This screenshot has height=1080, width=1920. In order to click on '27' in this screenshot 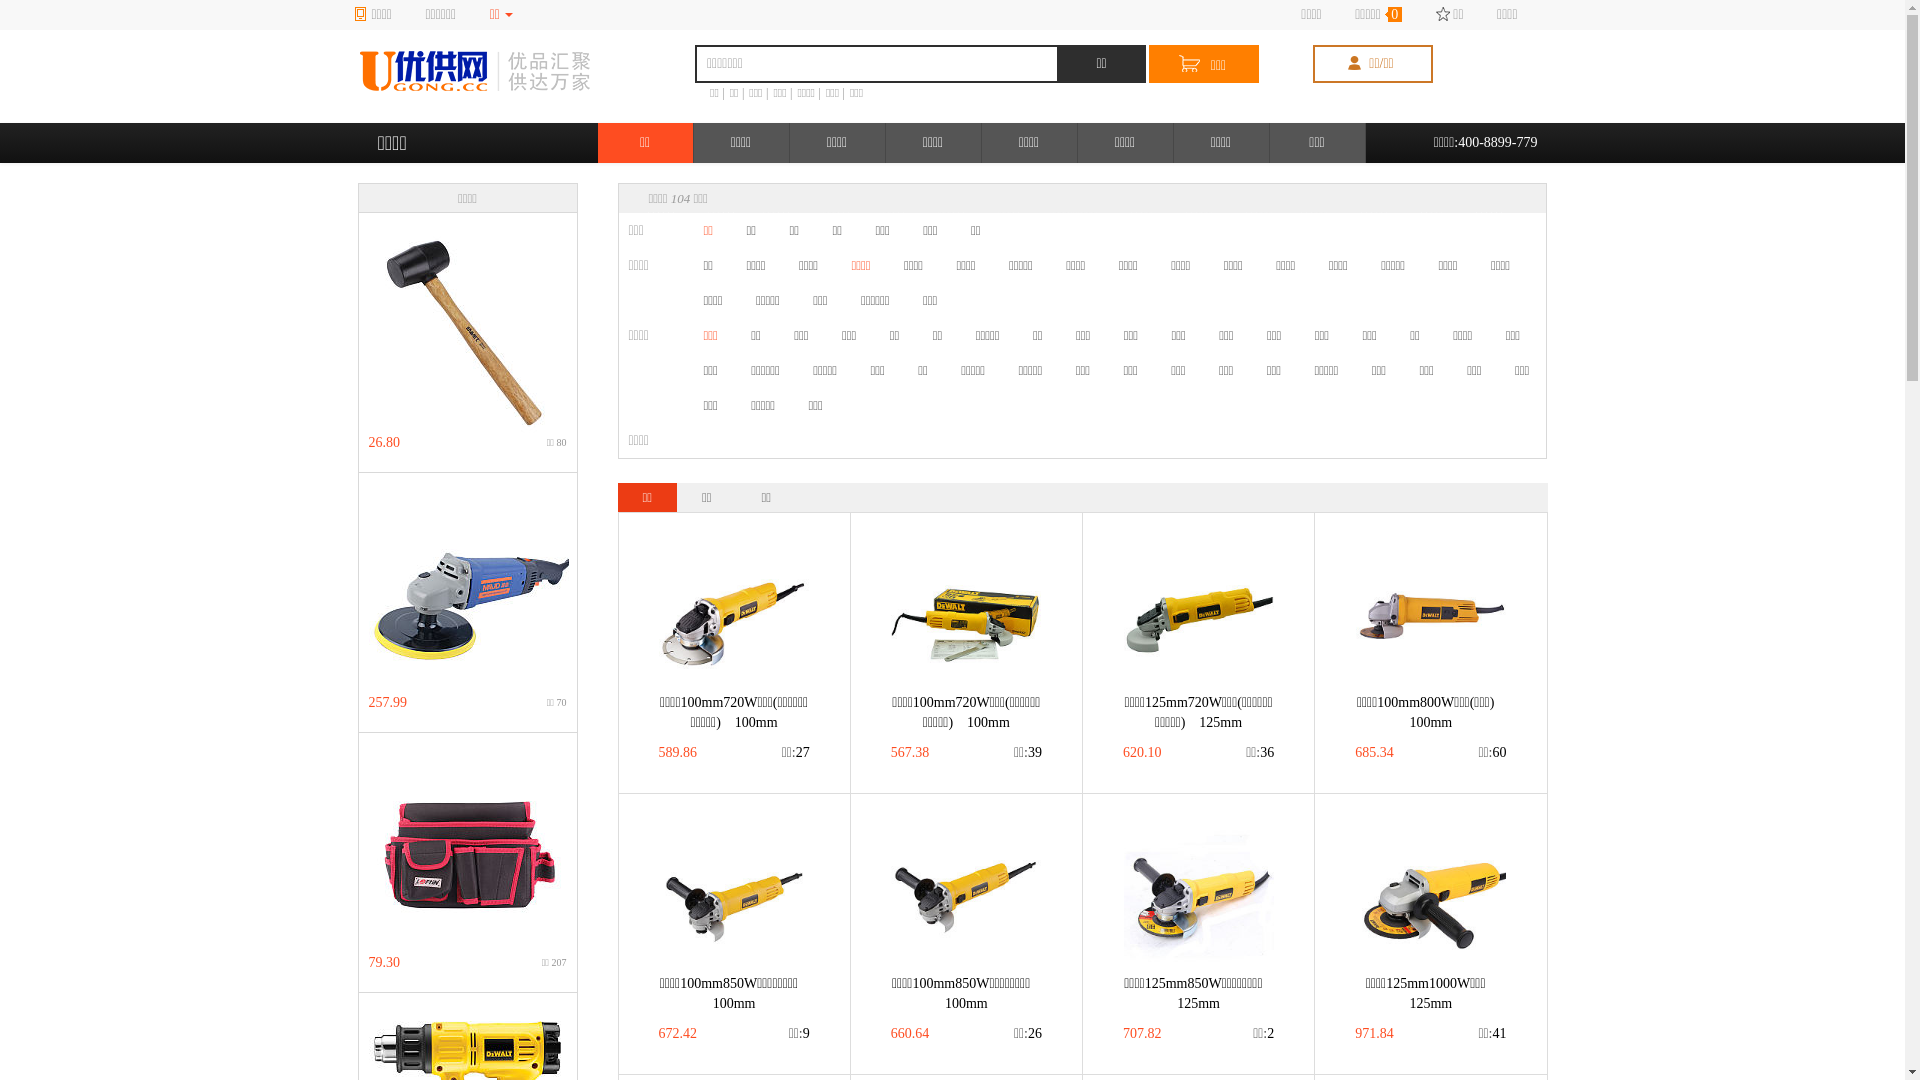, I will do `click(795, 752)`.